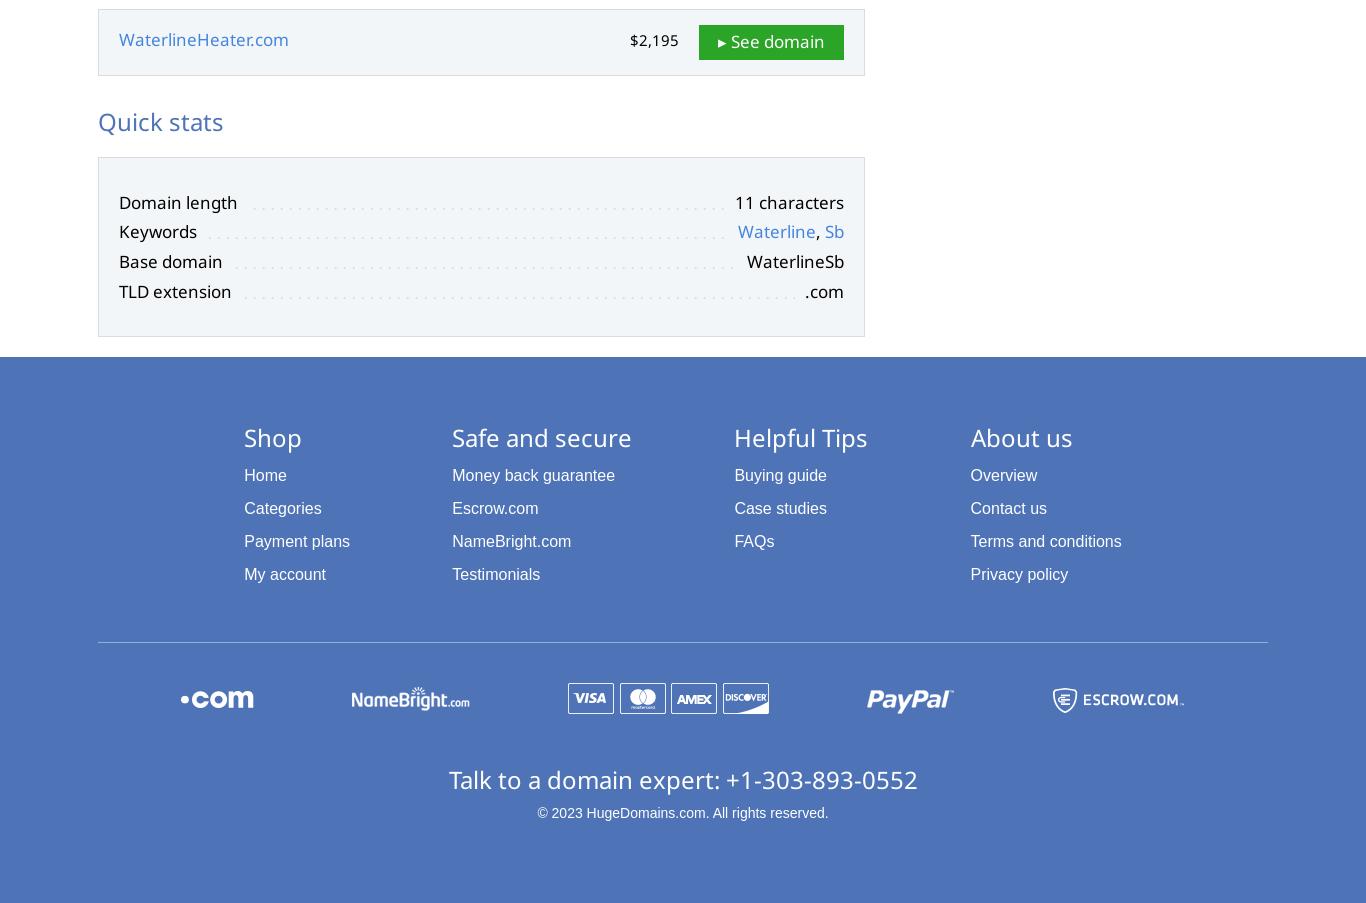 This screenshot has width=1366, height=903. I want to click on '+1-303-893-0552', so click(819, 778).